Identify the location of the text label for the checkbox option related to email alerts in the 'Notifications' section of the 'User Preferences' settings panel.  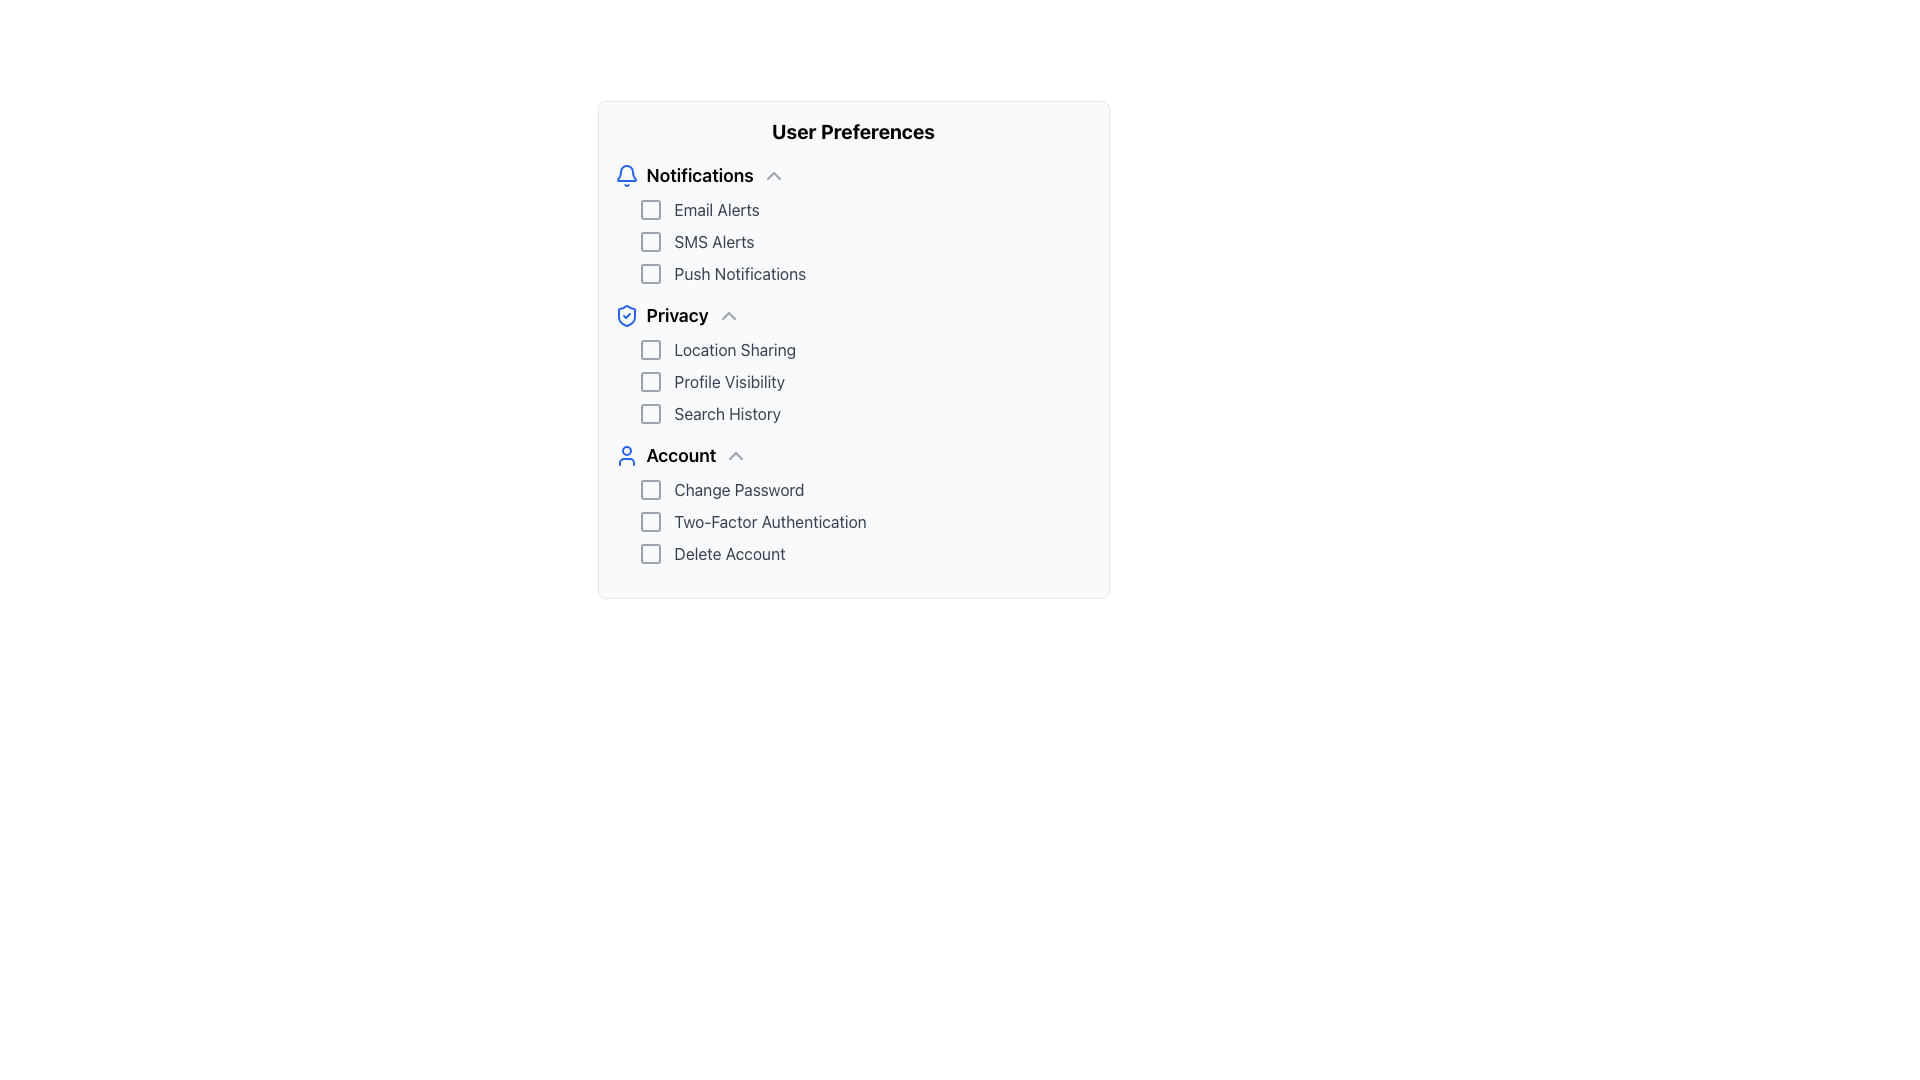
(717, 209).